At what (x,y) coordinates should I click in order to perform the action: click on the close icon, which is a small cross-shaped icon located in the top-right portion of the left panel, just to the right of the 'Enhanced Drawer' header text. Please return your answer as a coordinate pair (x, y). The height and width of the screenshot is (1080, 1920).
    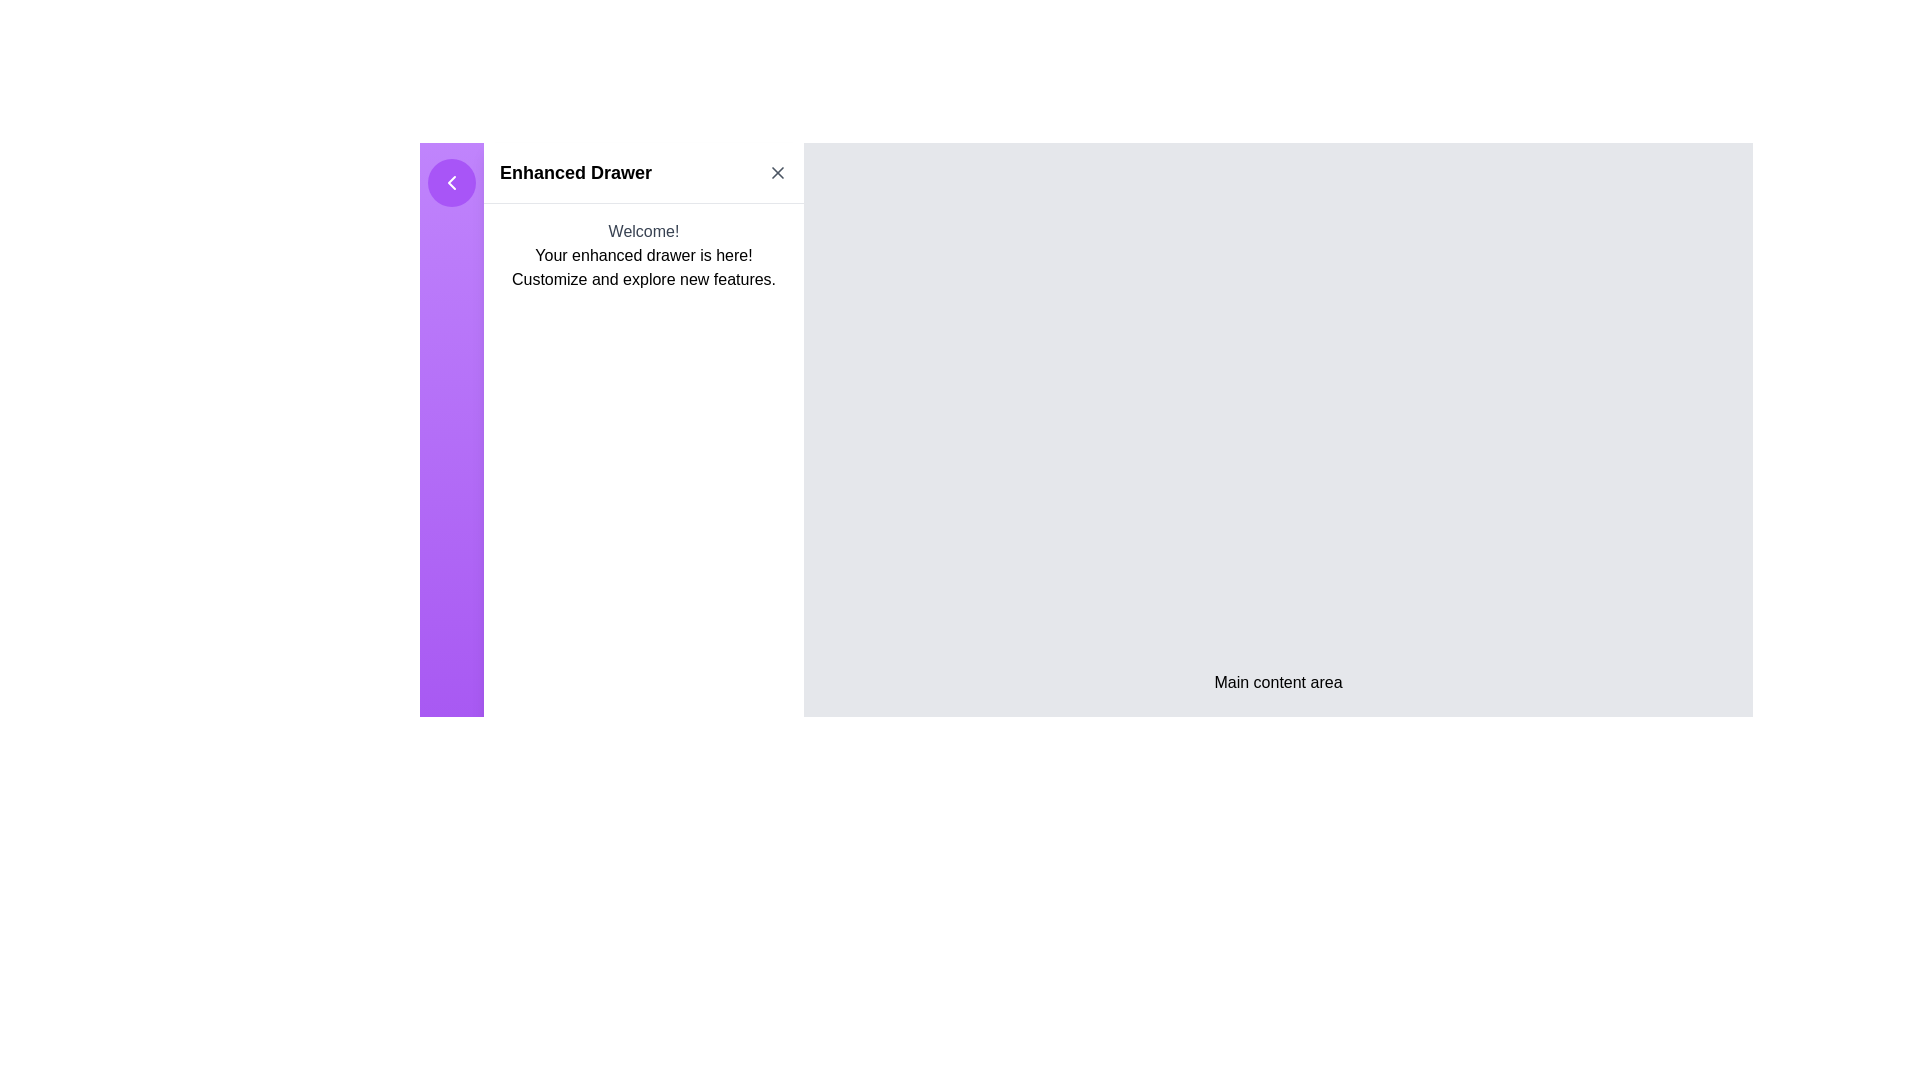
    Looking at the image, I should click on (776, 172).